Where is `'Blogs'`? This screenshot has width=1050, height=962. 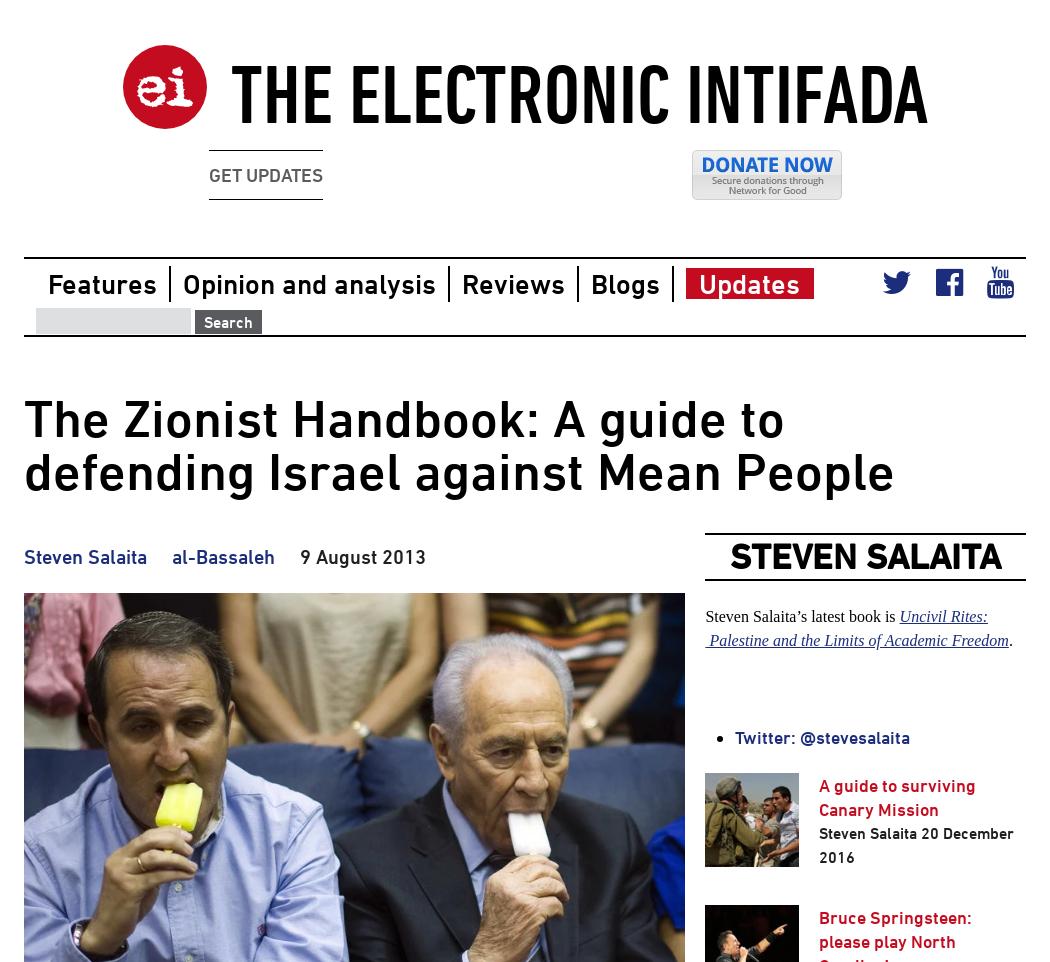
'Blogs' is located at coordinates (590, 283).